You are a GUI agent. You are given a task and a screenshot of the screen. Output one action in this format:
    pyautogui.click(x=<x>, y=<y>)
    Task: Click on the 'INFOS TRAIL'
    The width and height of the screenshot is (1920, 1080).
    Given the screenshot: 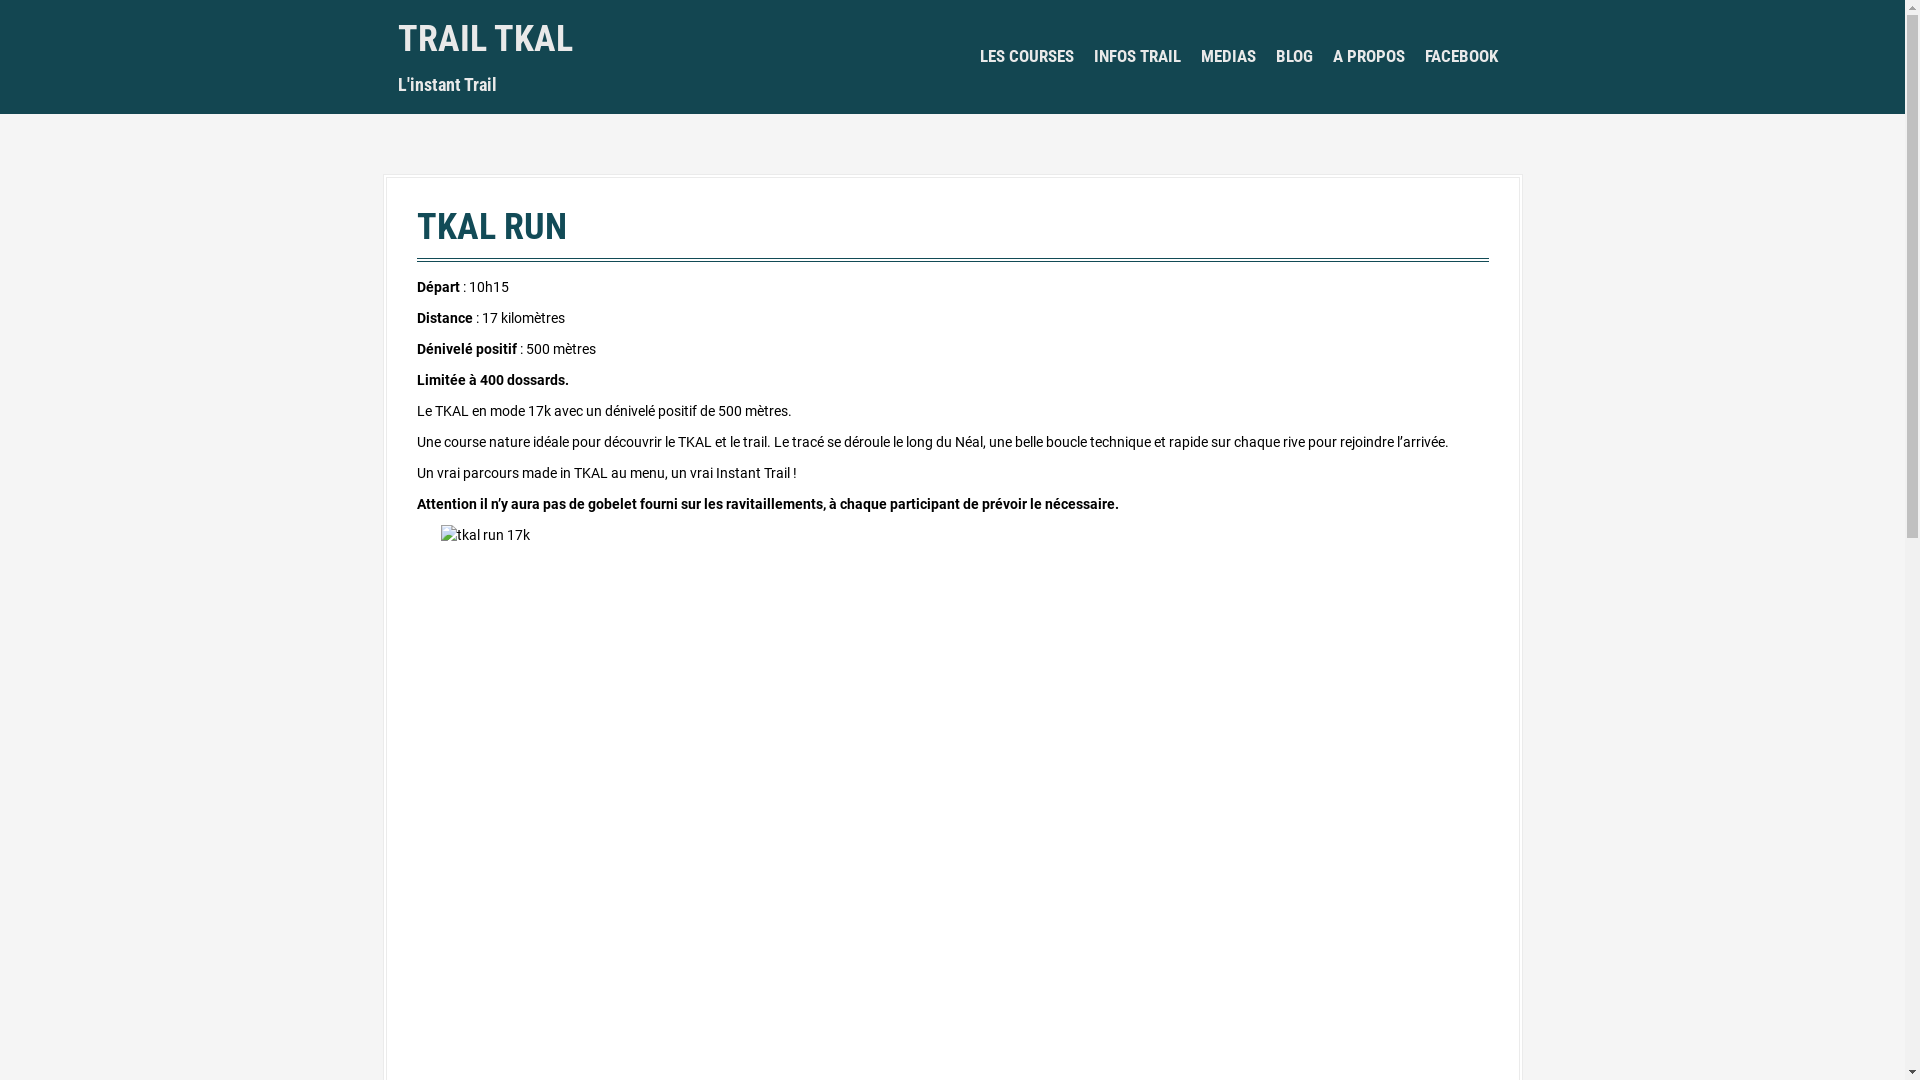 What is the action you would take?
    pyautogui.click(x=1093, y=56)
    